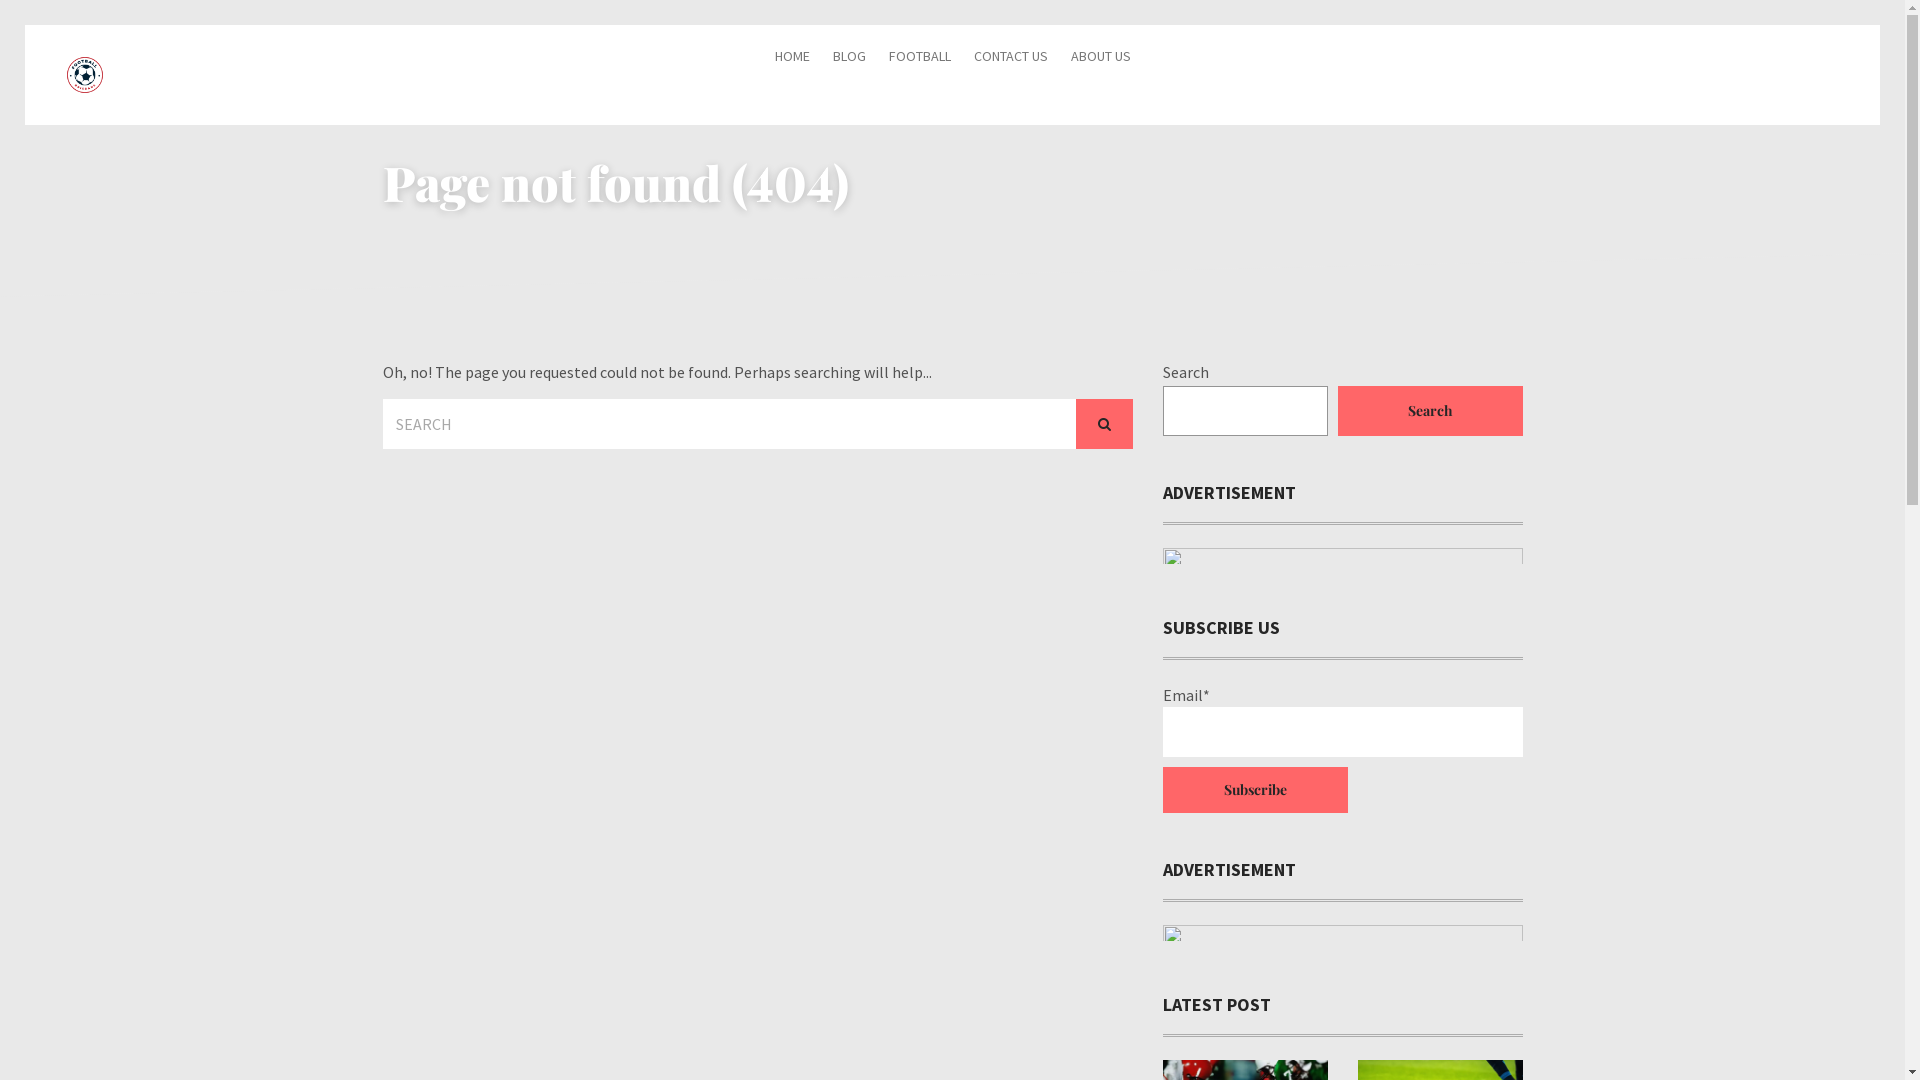 The image size is (1920, 1080). Describe the element at coordinates (1429, 410) in the screenshot. I see `'Search'` at that location.